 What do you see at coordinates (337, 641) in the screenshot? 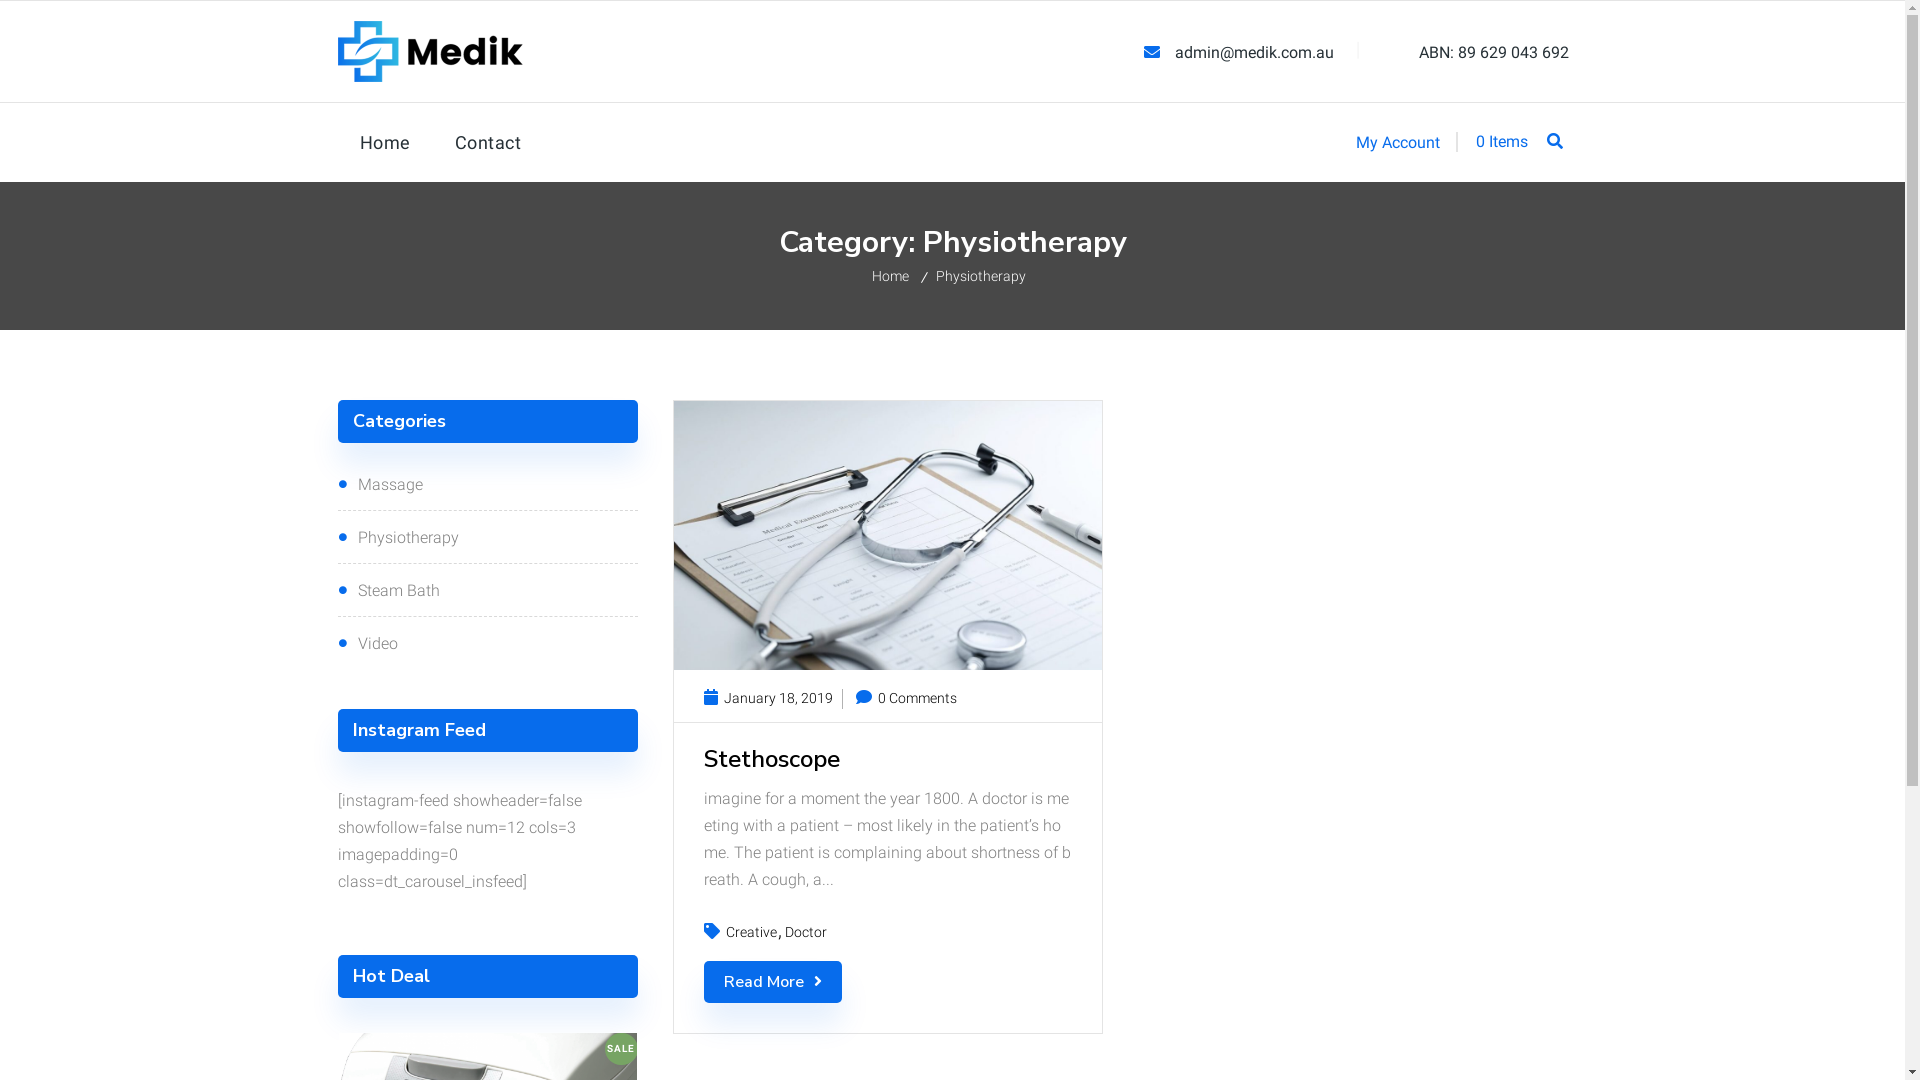
I see `'Video'` at bounding box center [337, 641].